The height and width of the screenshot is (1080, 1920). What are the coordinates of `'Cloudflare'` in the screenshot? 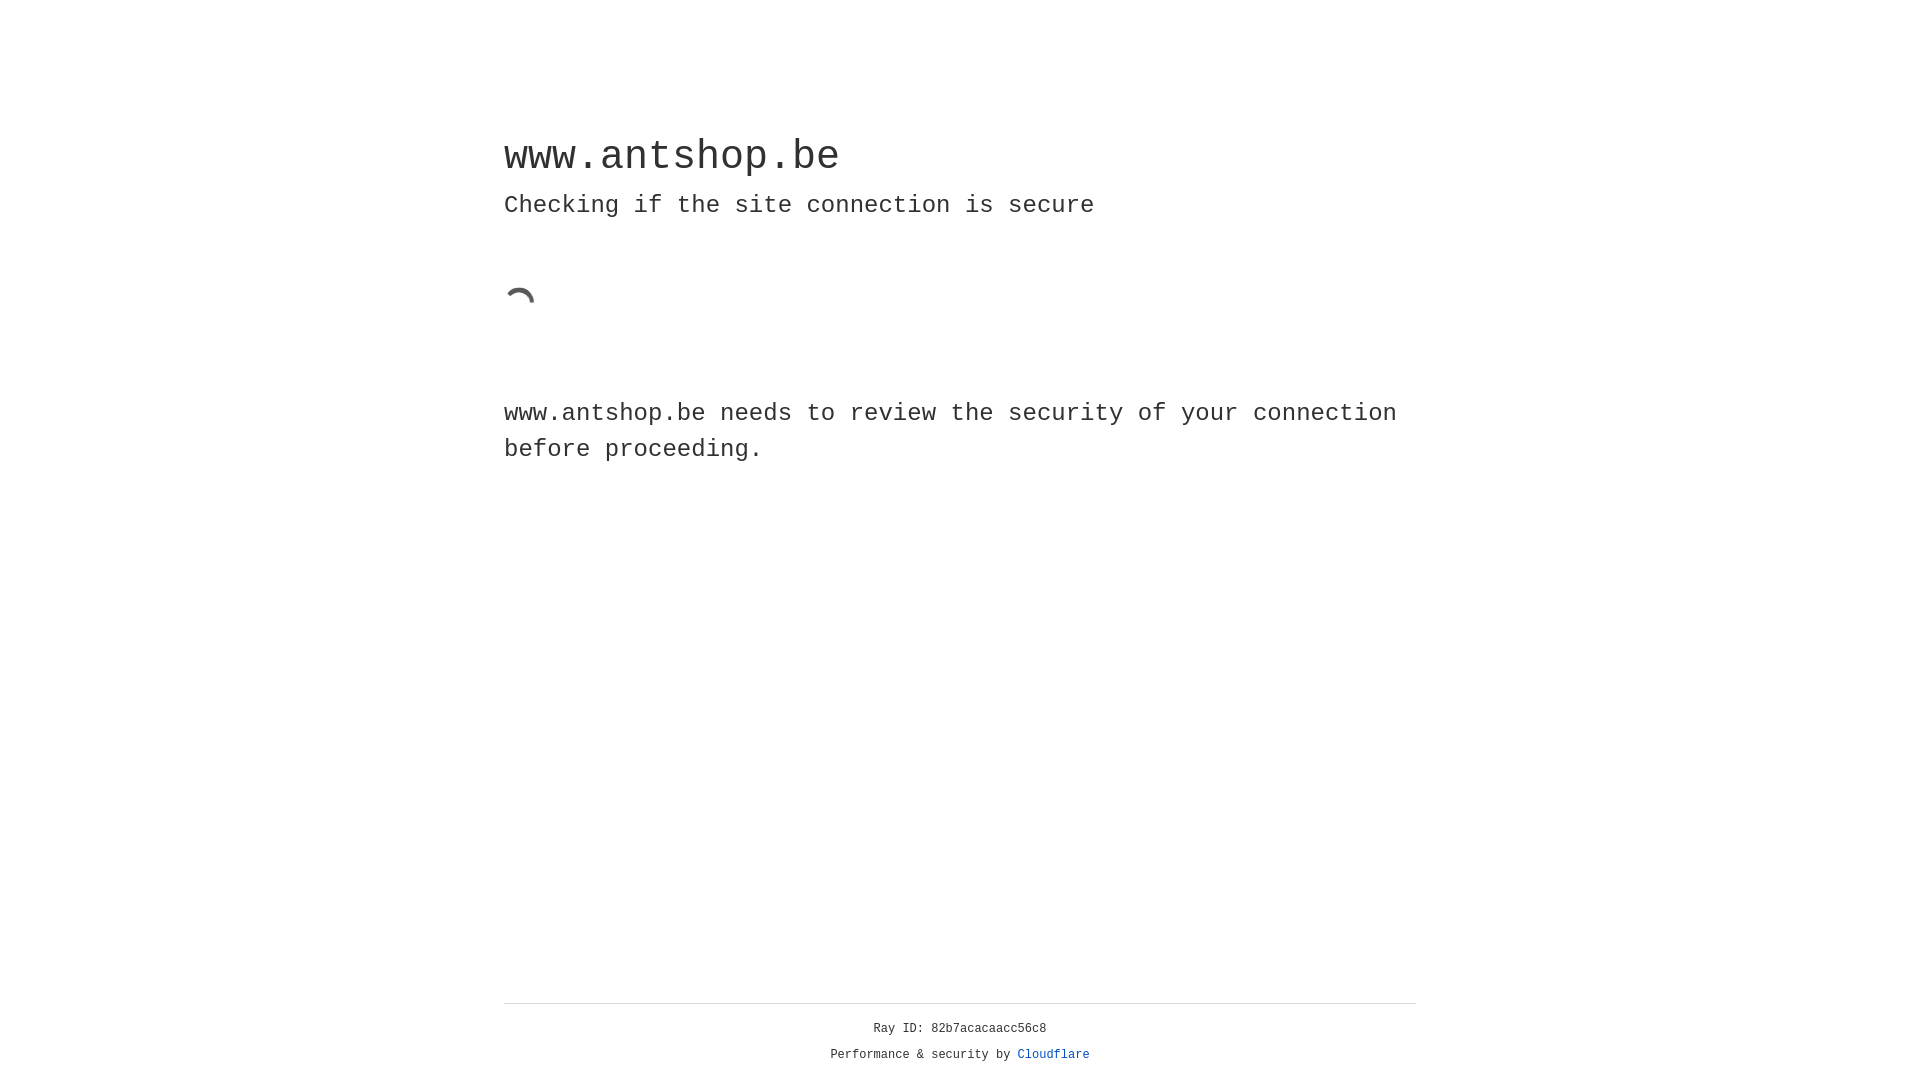 It's located at (1053, 1054).